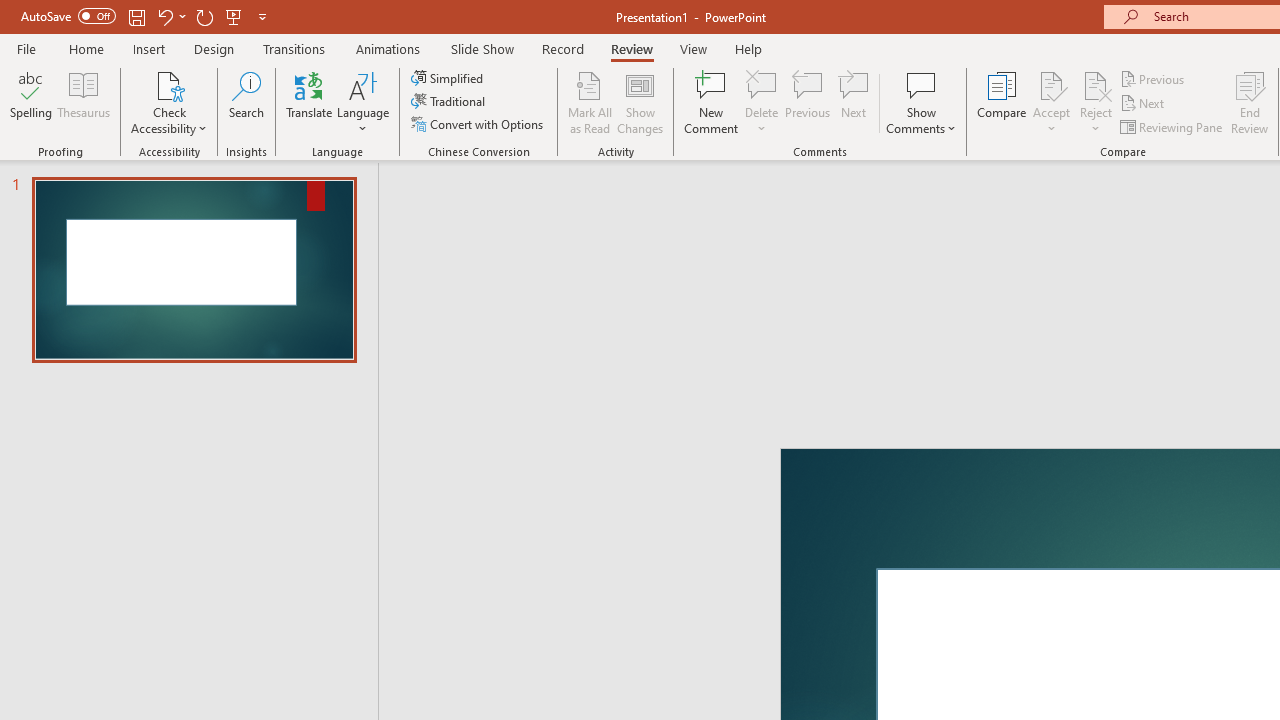 This screenshot has height=720, width=1280. Describe the element at coordinates (640, 103) in the screenshot. I see `'Show Changes'` at that location.